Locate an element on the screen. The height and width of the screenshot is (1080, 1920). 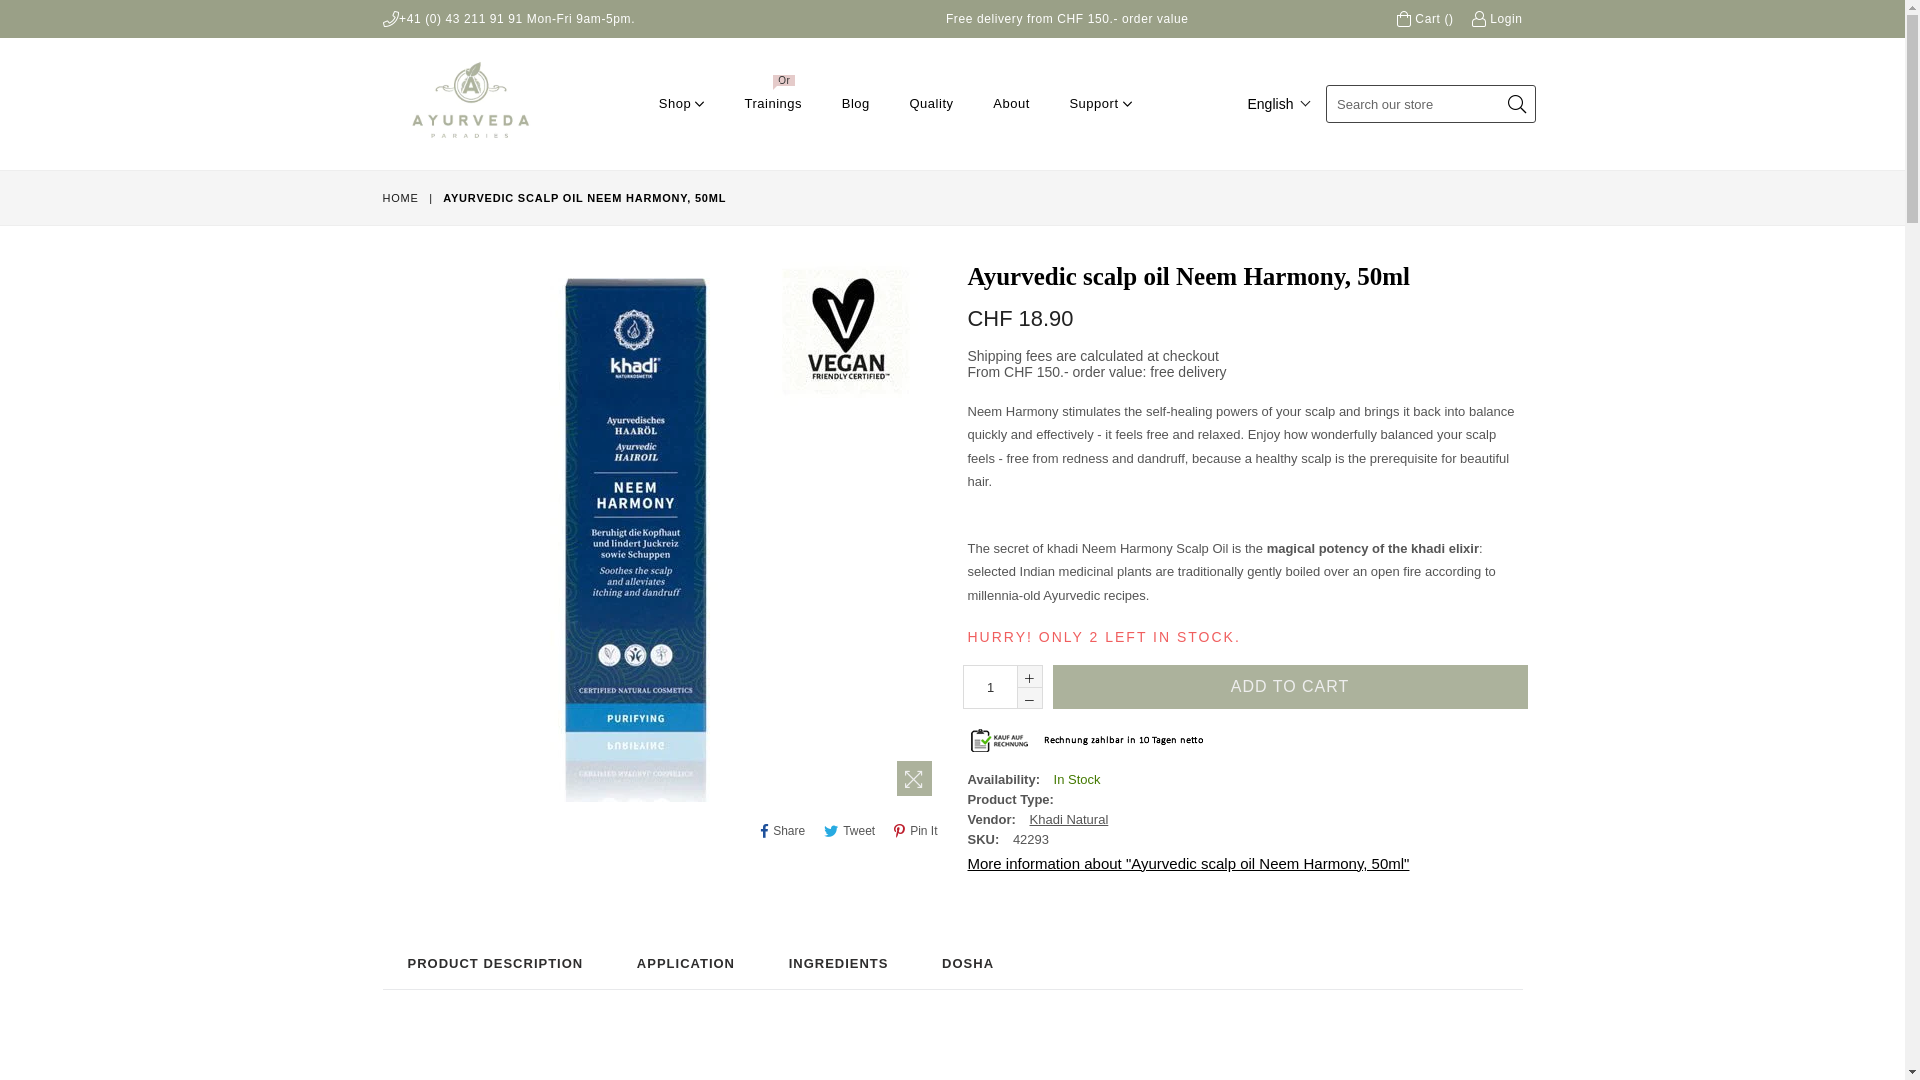
'About' is located at coordinates (974, 104).